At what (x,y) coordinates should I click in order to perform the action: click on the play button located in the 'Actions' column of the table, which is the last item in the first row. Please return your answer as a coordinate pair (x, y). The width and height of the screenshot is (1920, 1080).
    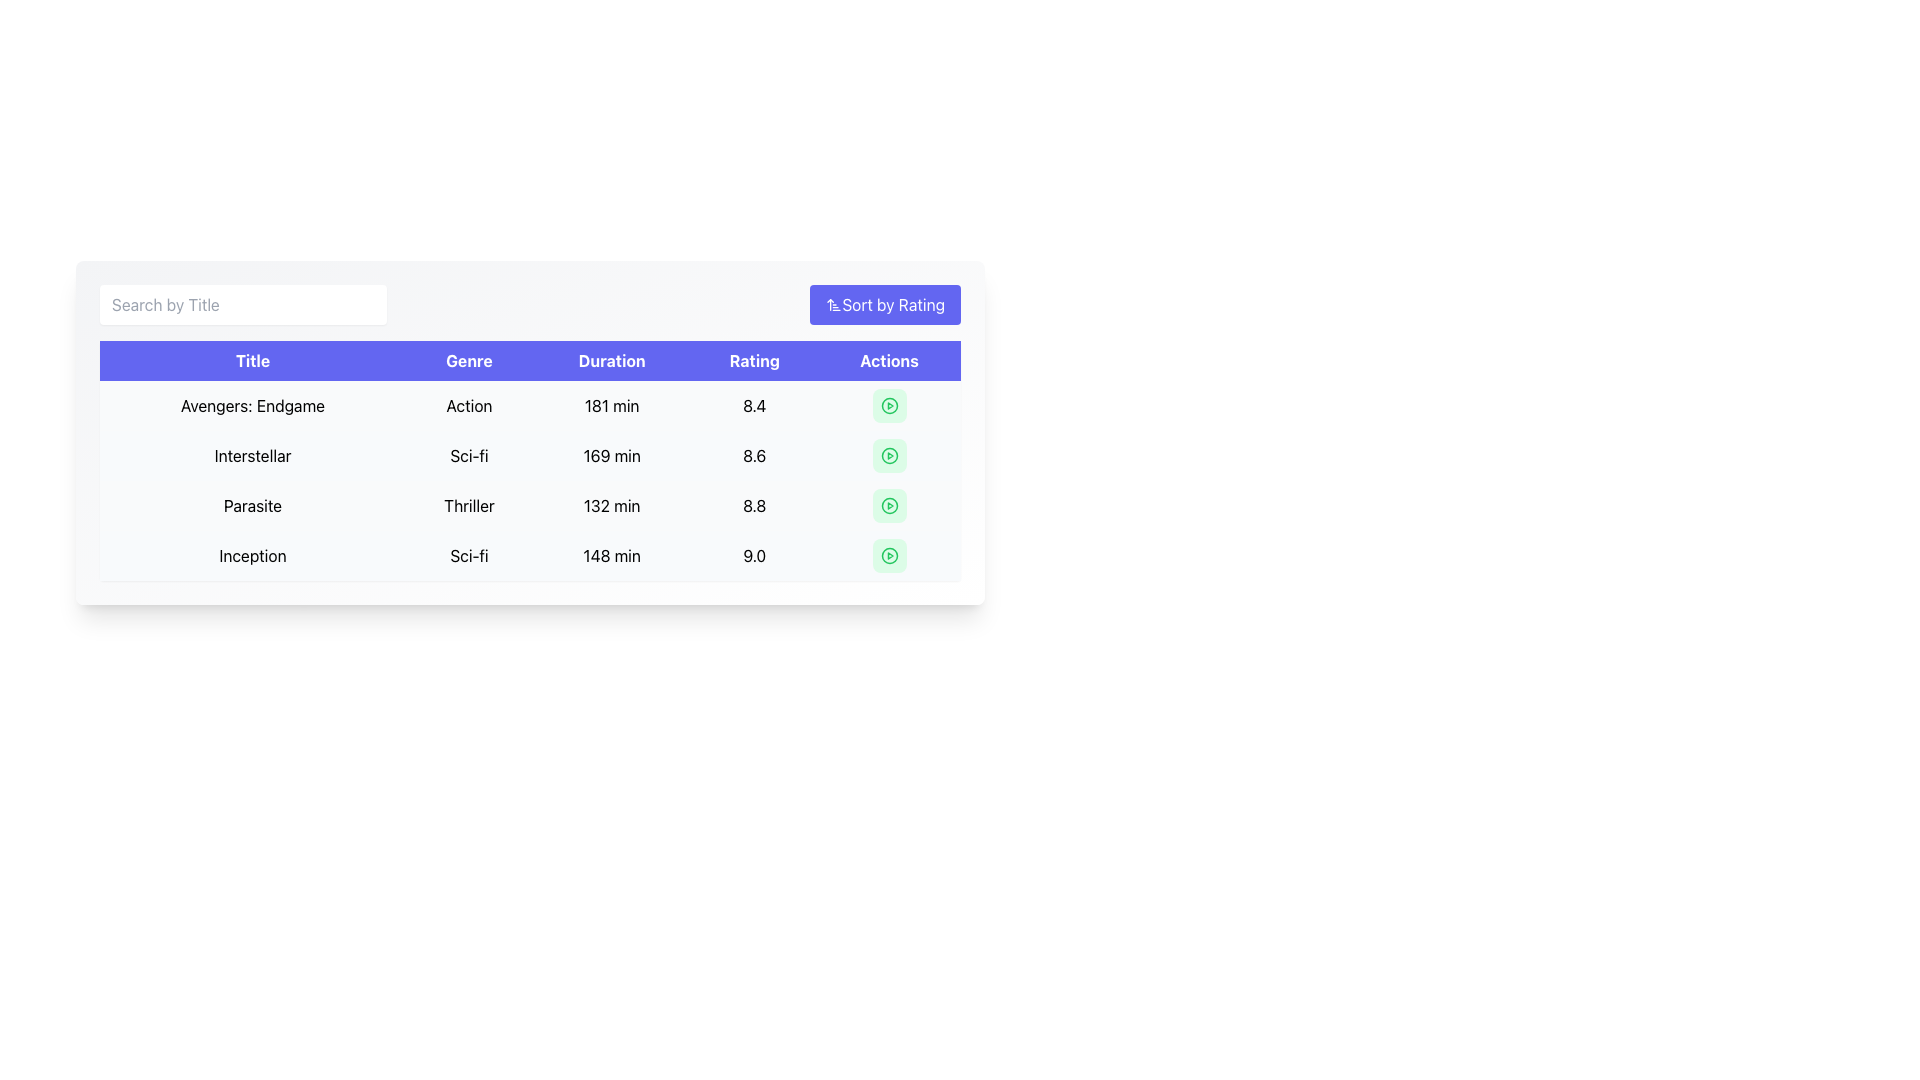
    Looking at the image, I should click on (888, 405).